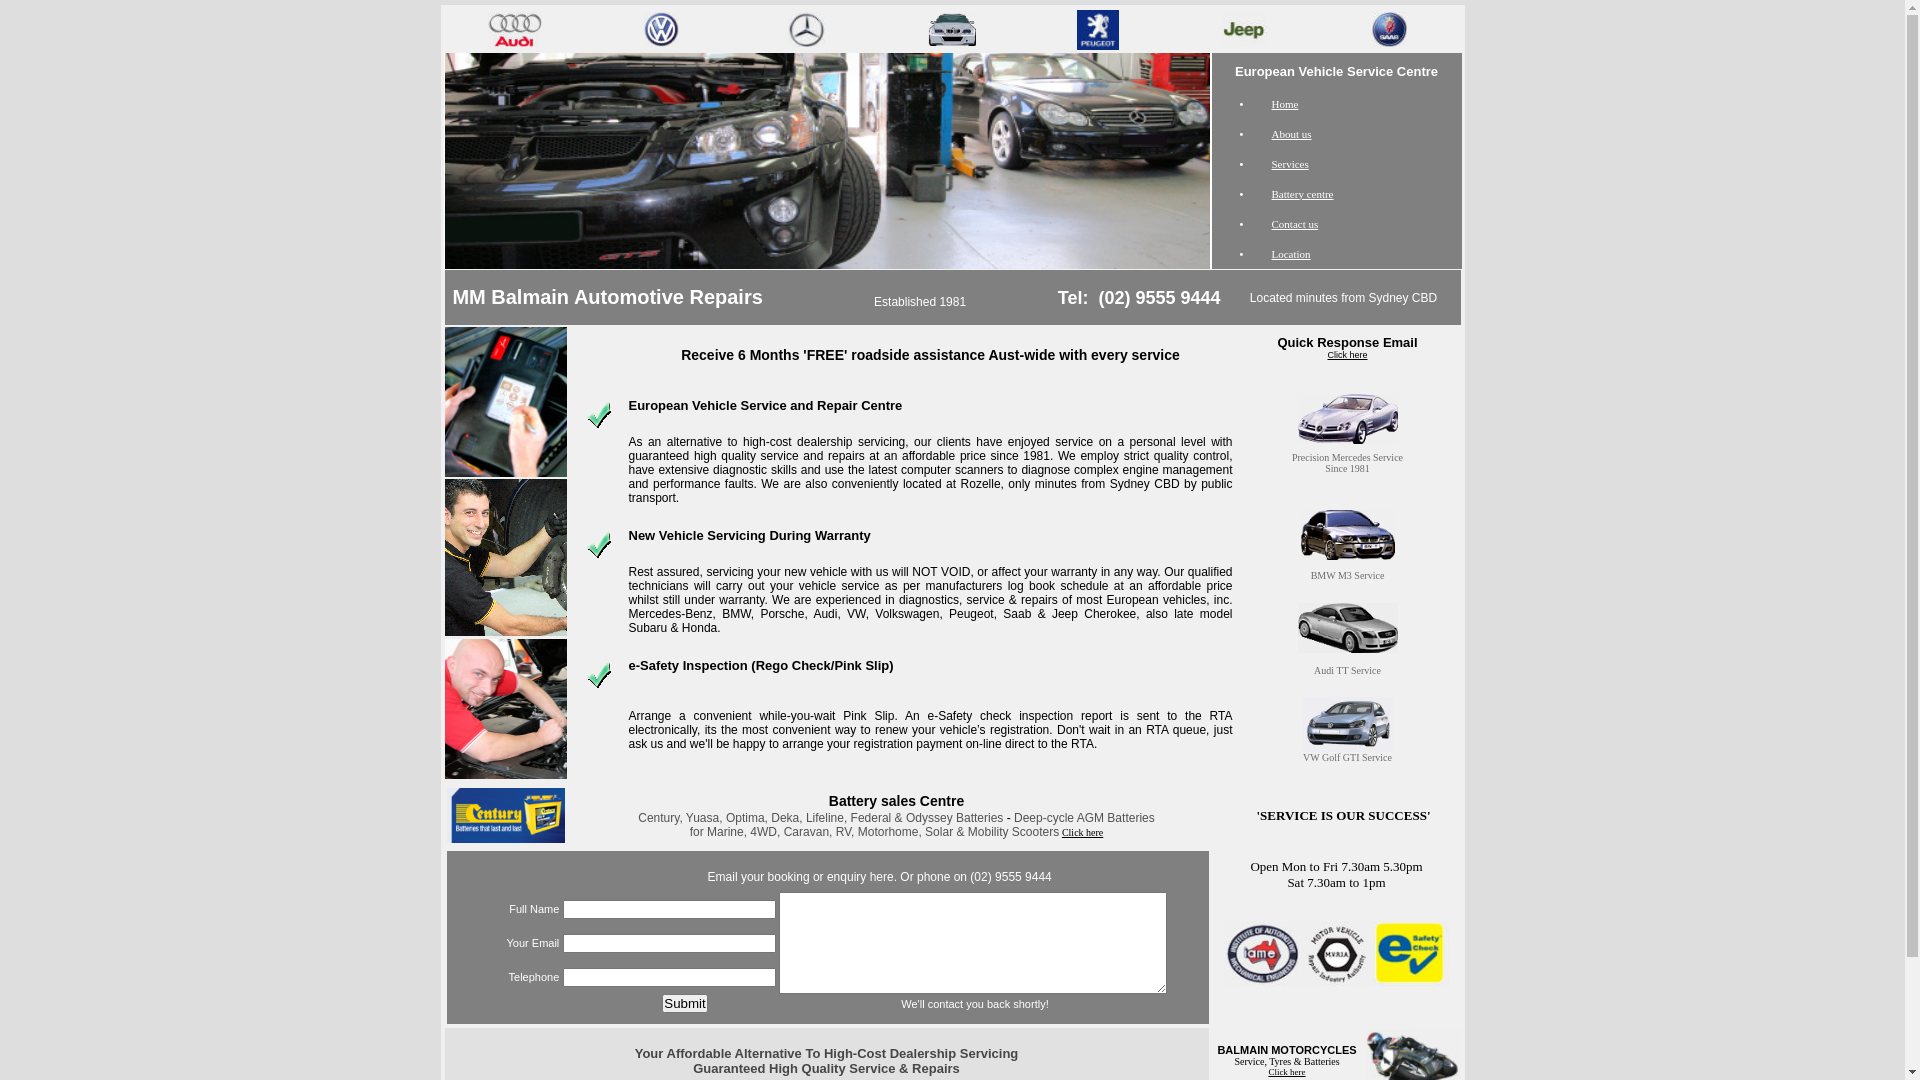  Describe the element at coordinates (1271, 163) in the screenshot. I see `'Services'` at that location.